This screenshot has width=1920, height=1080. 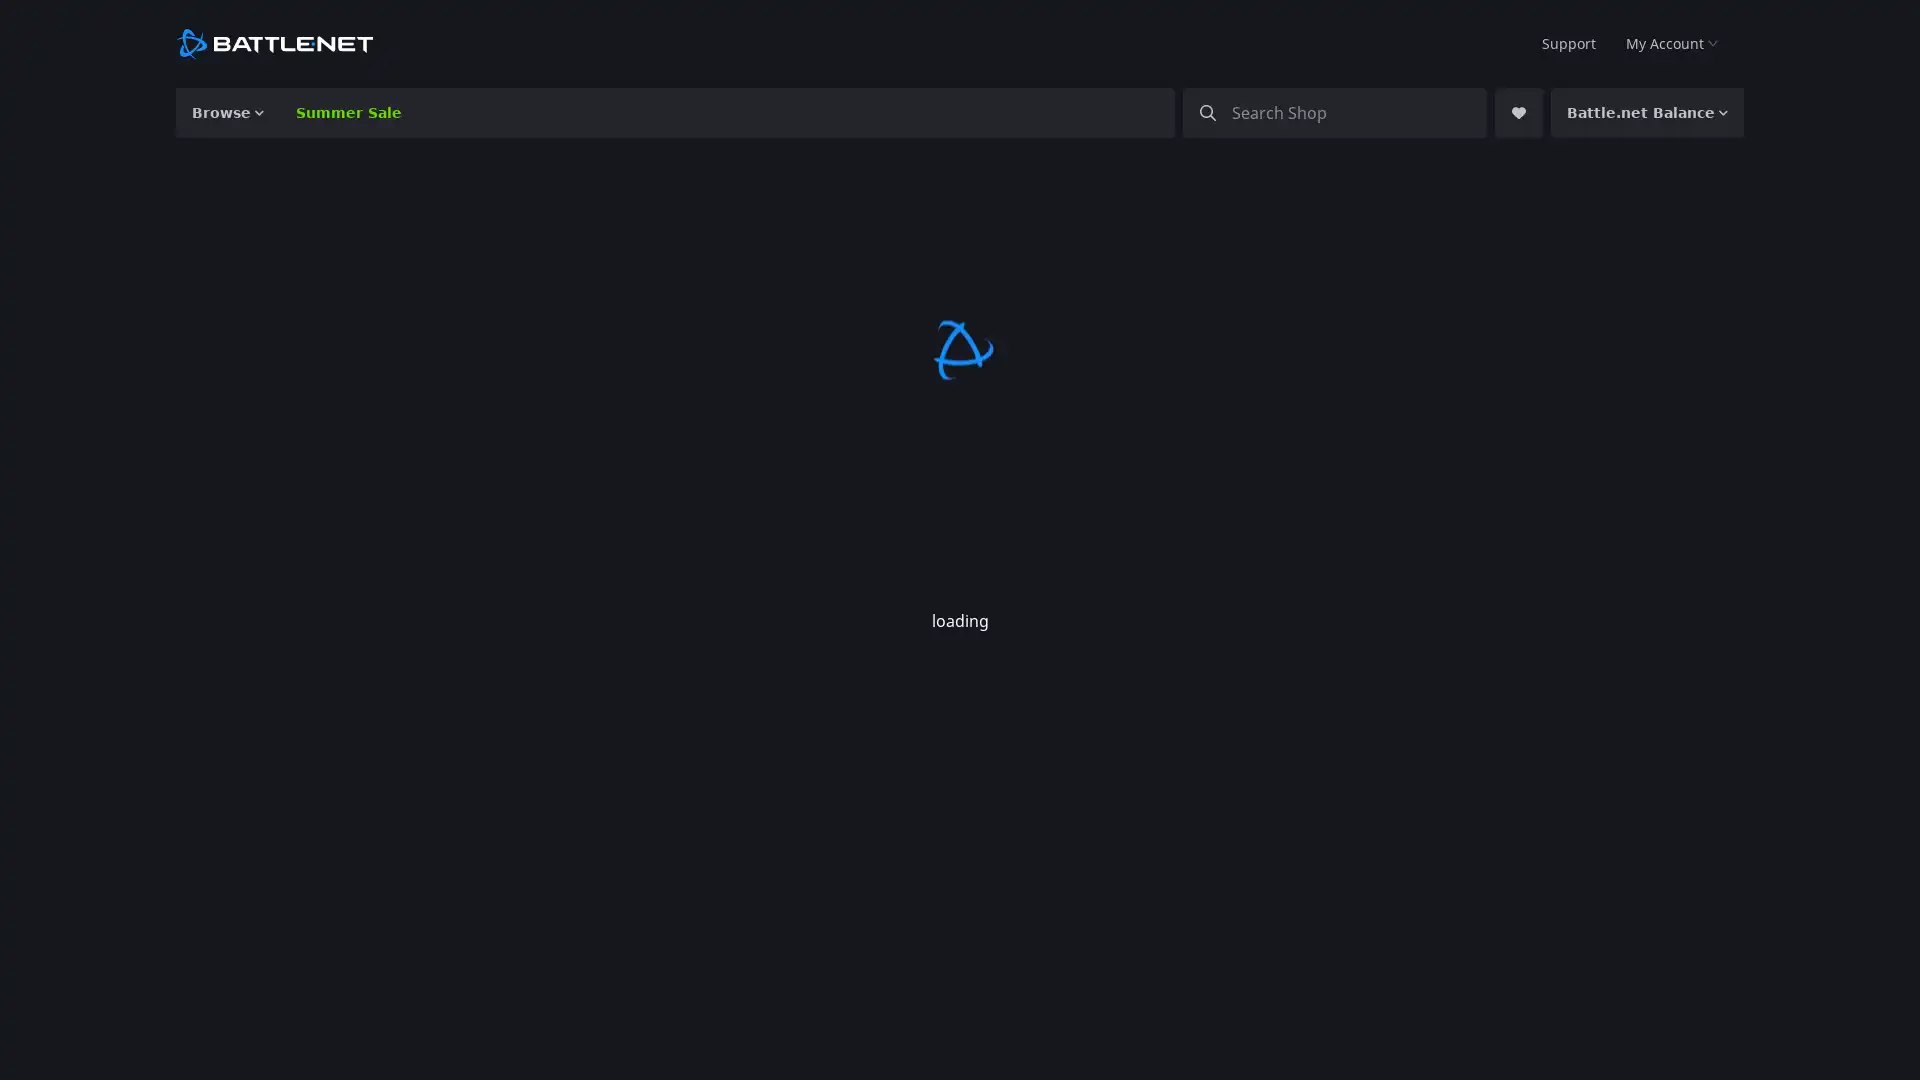 I want to click on Browse, so click(x=224, y=112).